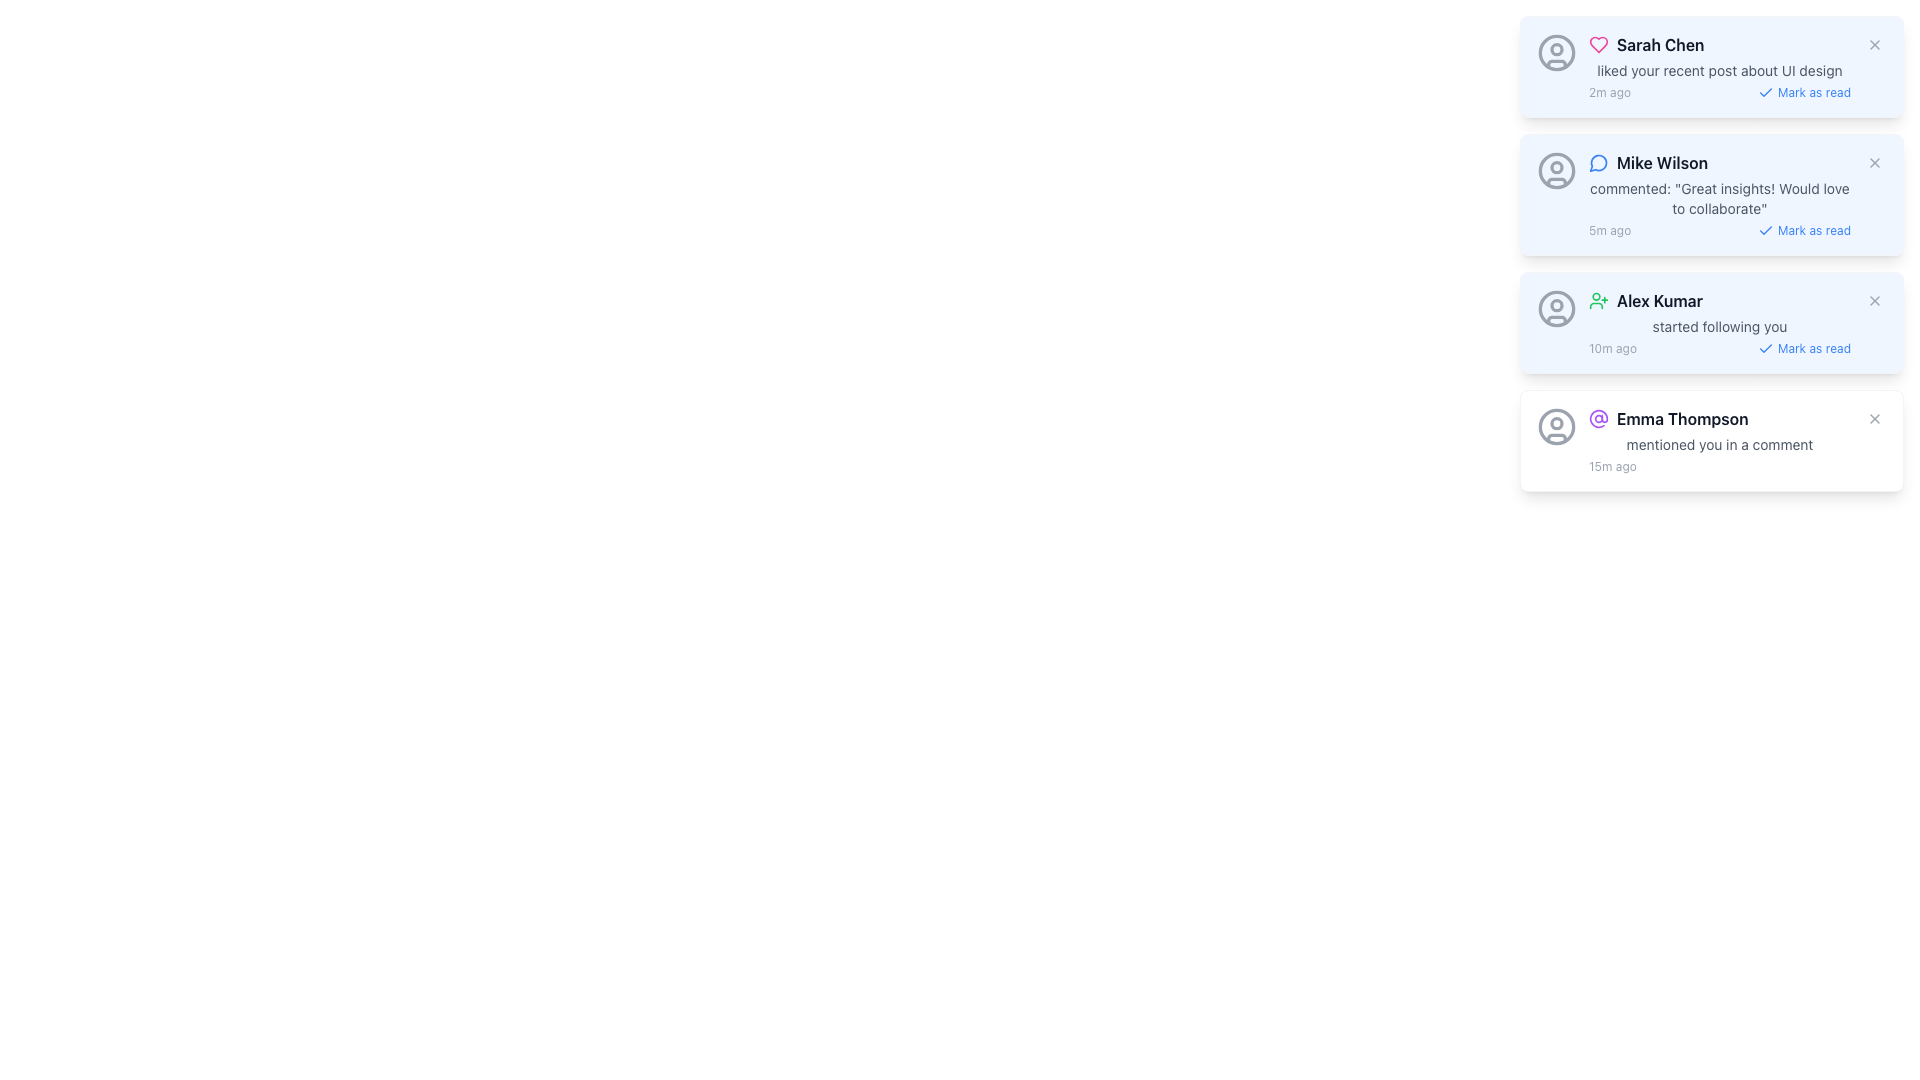 The image size is (1920, 1080). What do you see at coordinates (1597, 161) in the screenshot?
I see `the small circular blue speech bubble icon located to the left of the text 'Mike Wilson'` at bounding box center [1597, 161].